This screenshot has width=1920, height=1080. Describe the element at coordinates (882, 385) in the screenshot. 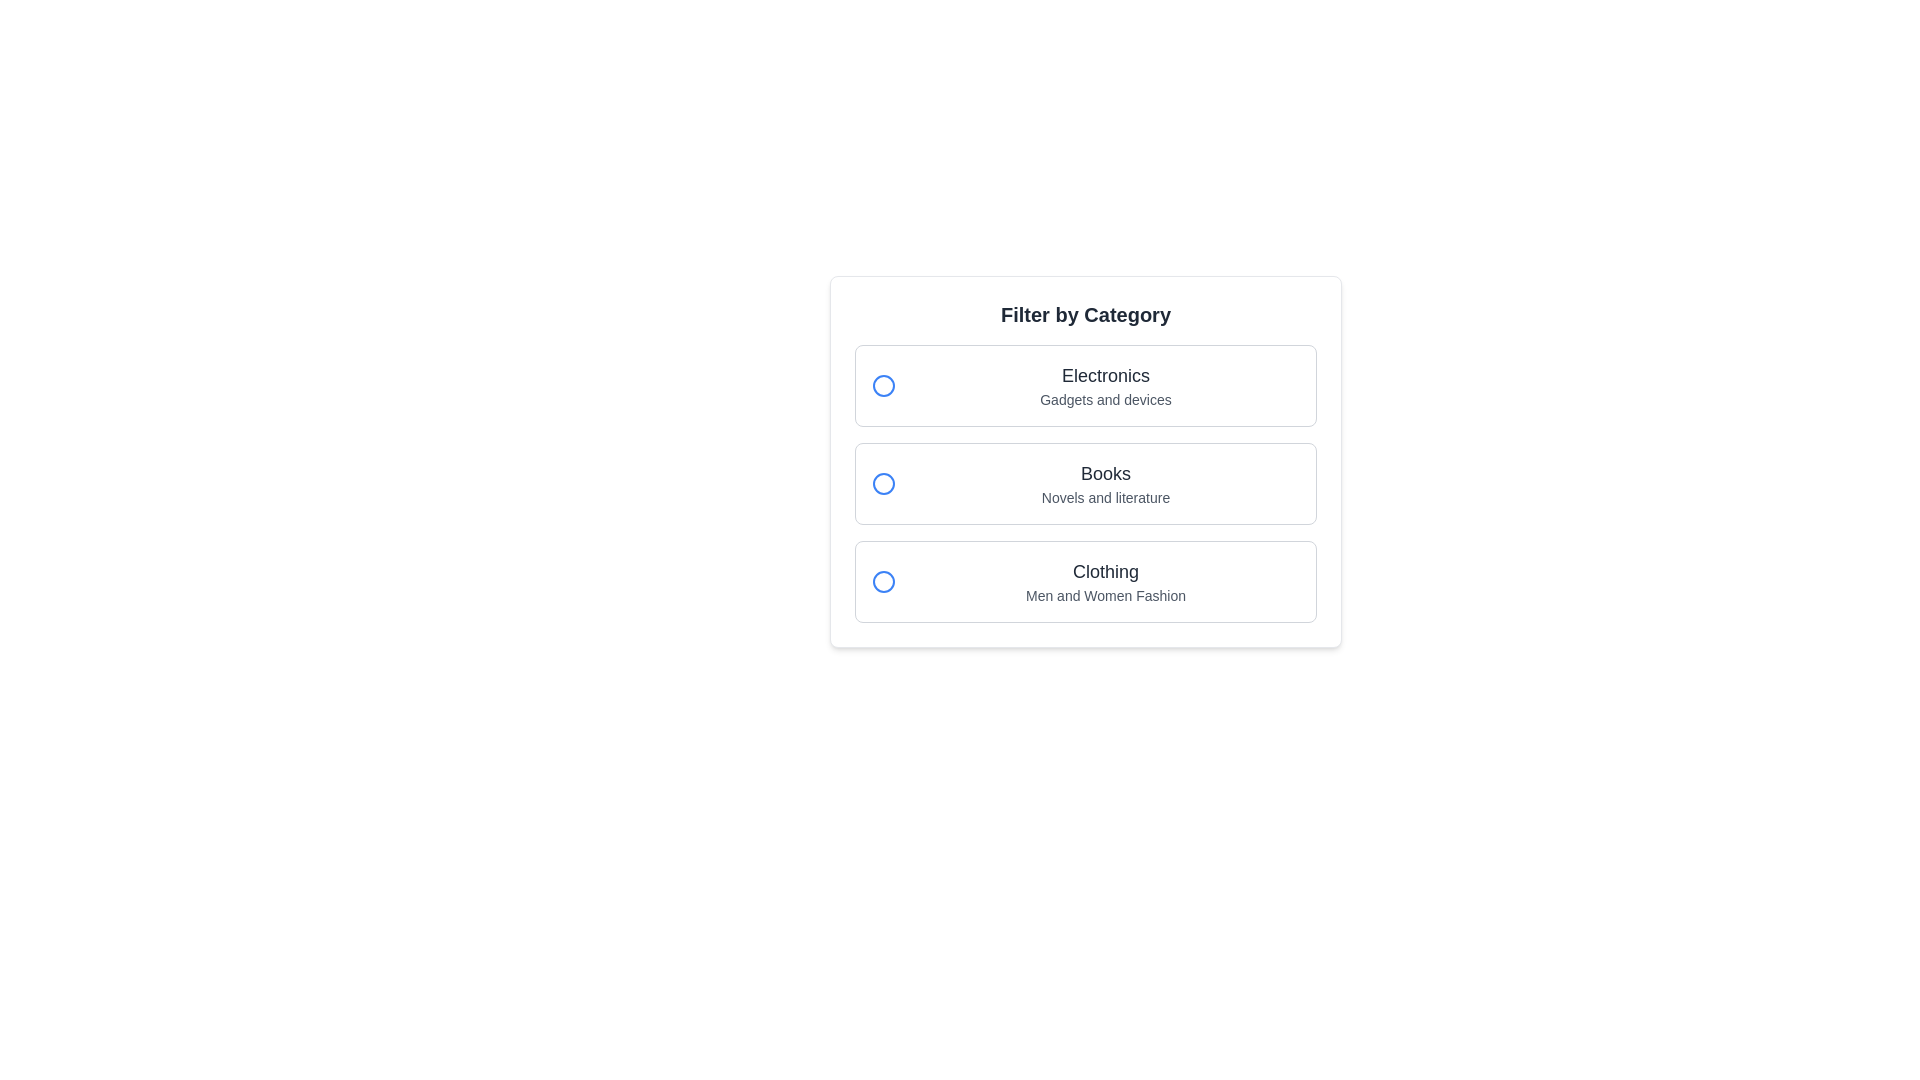

I see `the circular marker/button corresponding to the 'Electronics' category` at that location.